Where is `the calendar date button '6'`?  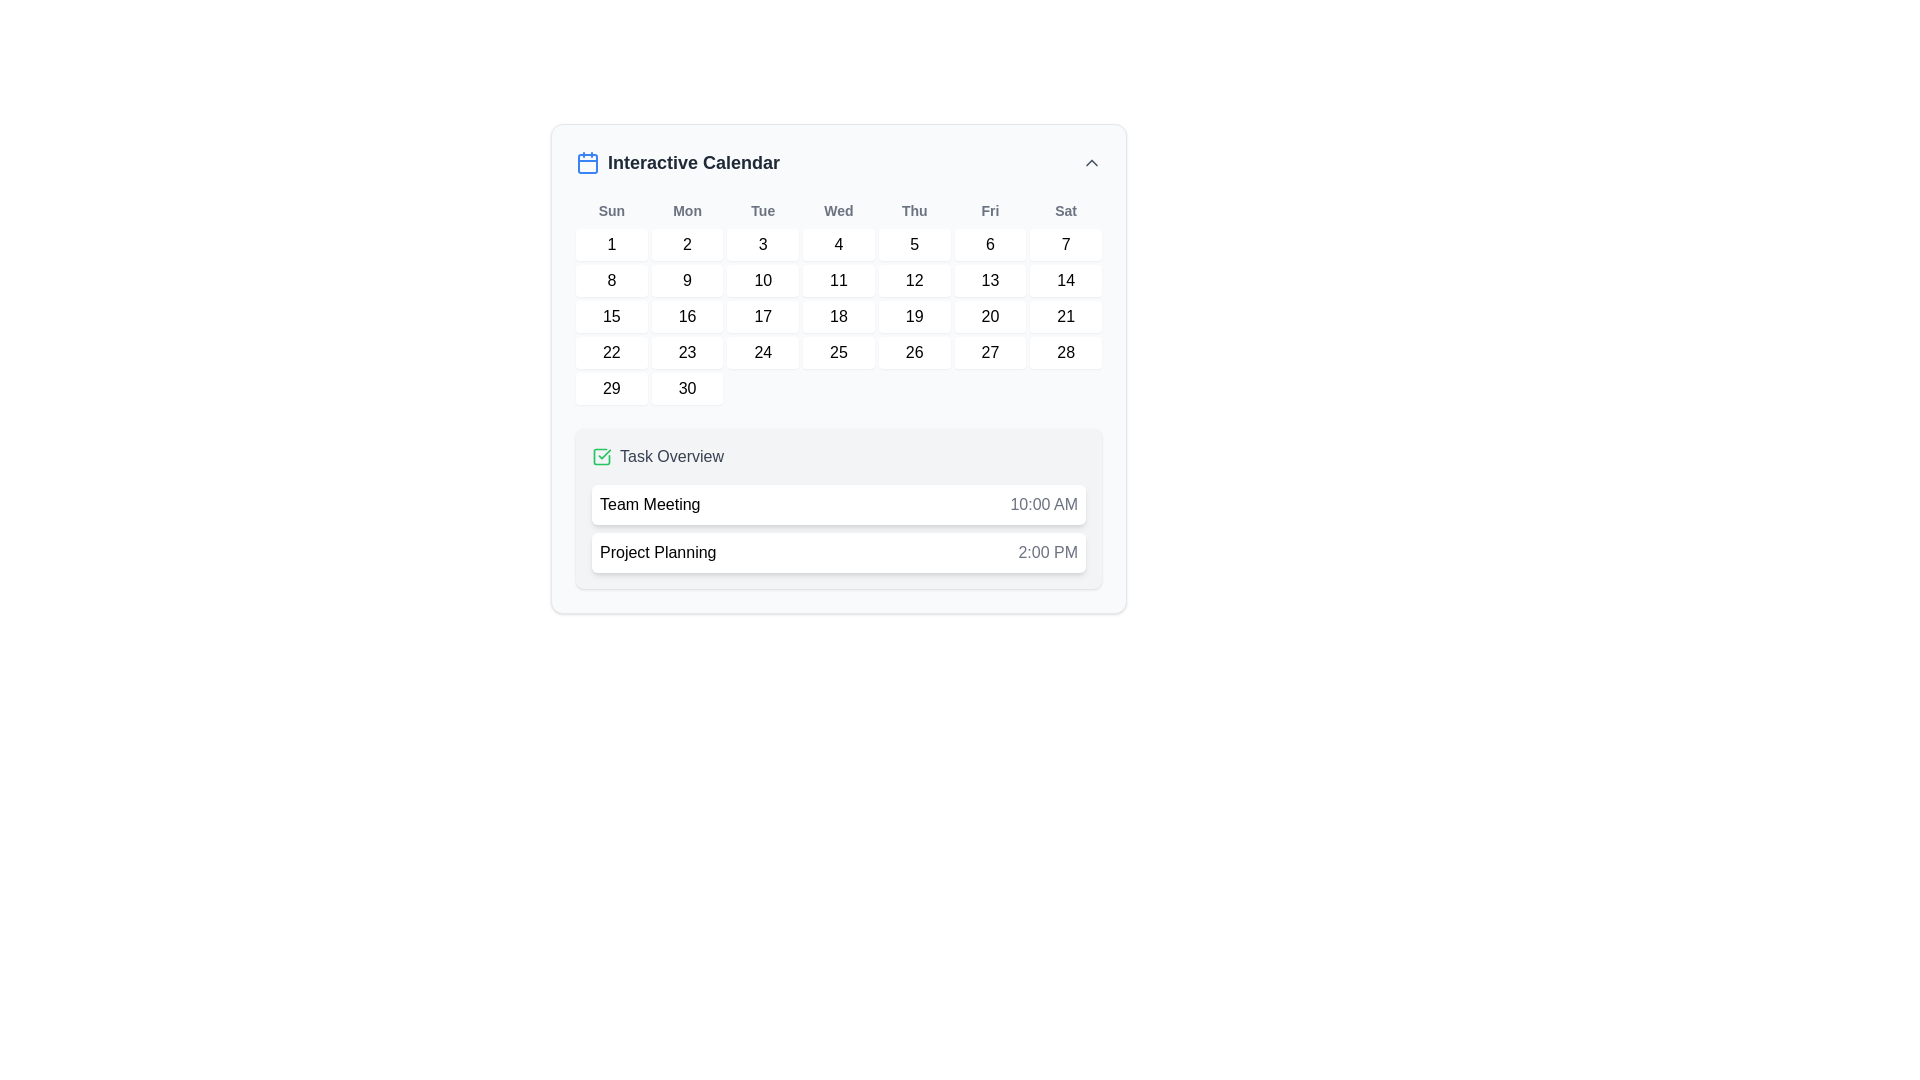 the calendar date button '6' is located at coordinates (990, 244).